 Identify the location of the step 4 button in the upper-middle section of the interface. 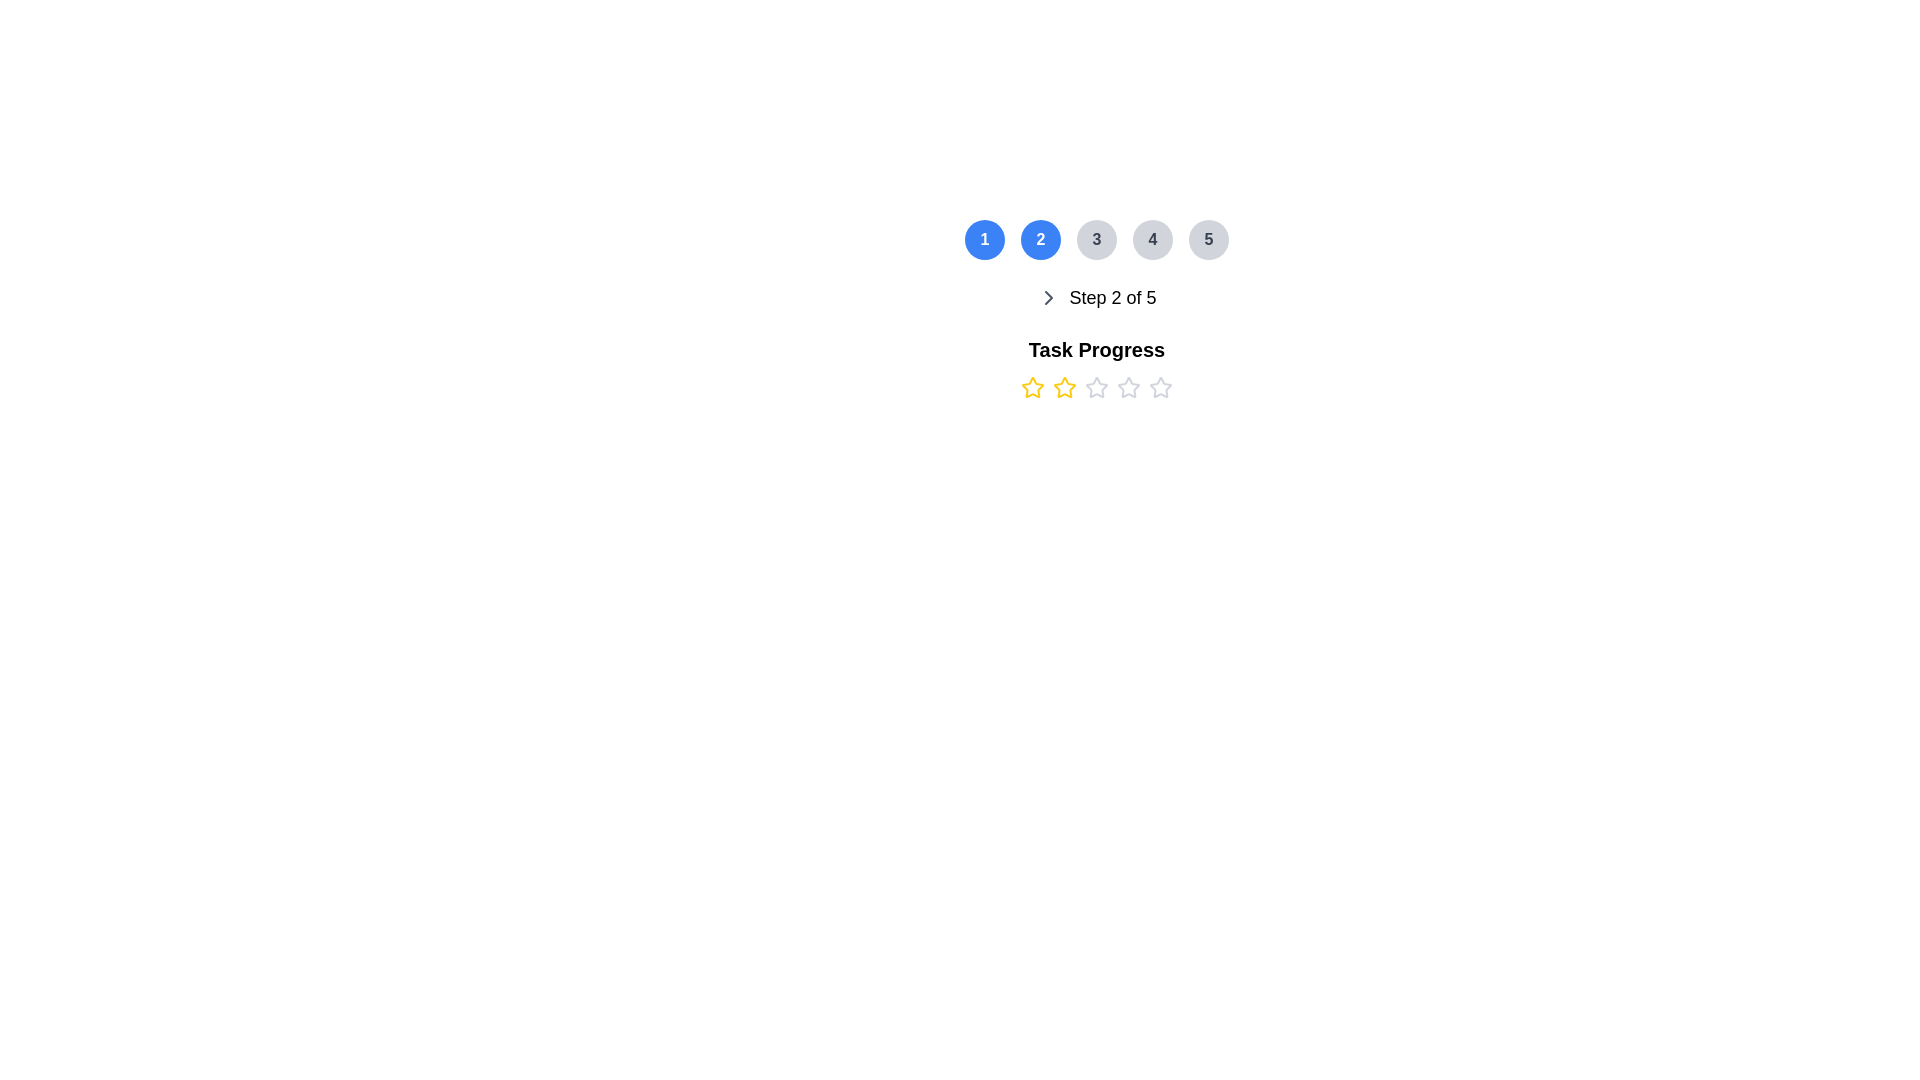
(1152, 238).